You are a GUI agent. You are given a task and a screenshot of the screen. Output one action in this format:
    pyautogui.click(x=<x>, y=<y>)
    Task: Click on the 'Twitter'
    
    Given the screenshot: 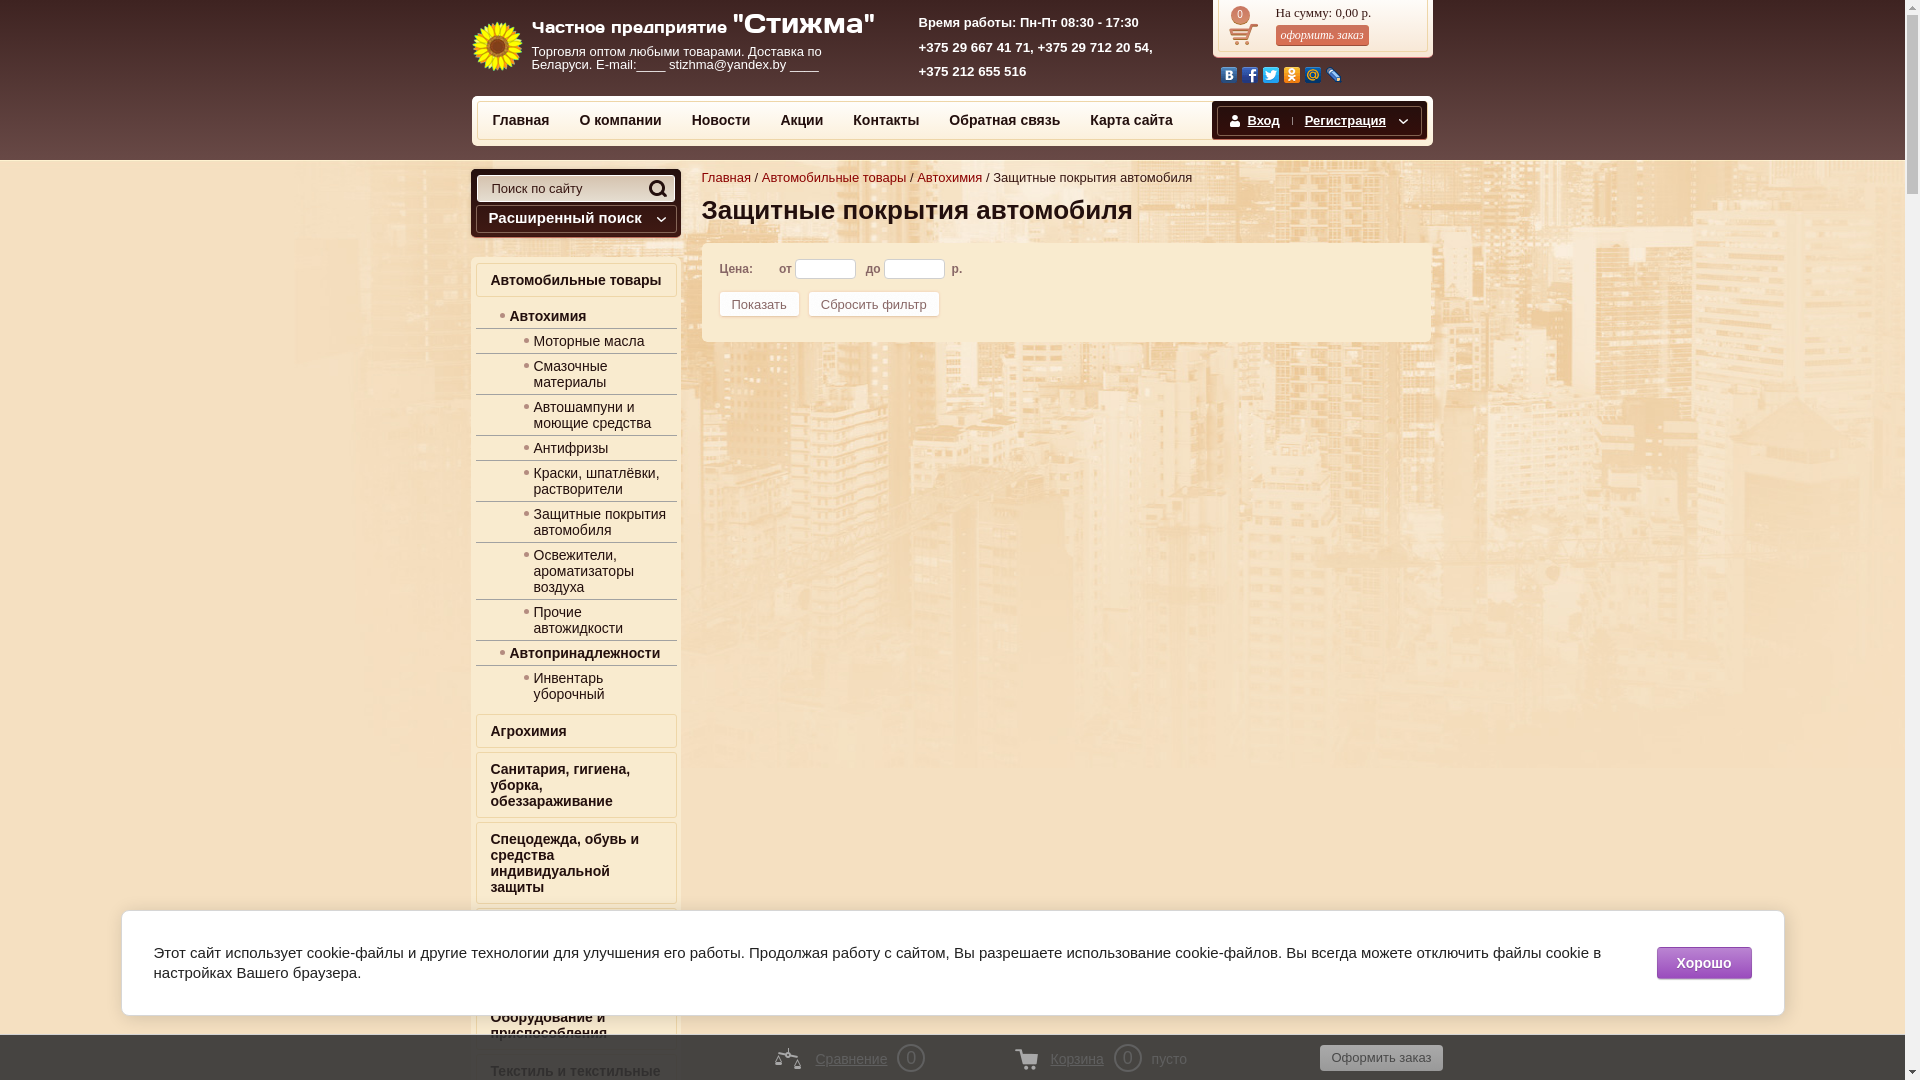 What is the action you would take?
    pyautogui.click(x=1269, y=73)
    